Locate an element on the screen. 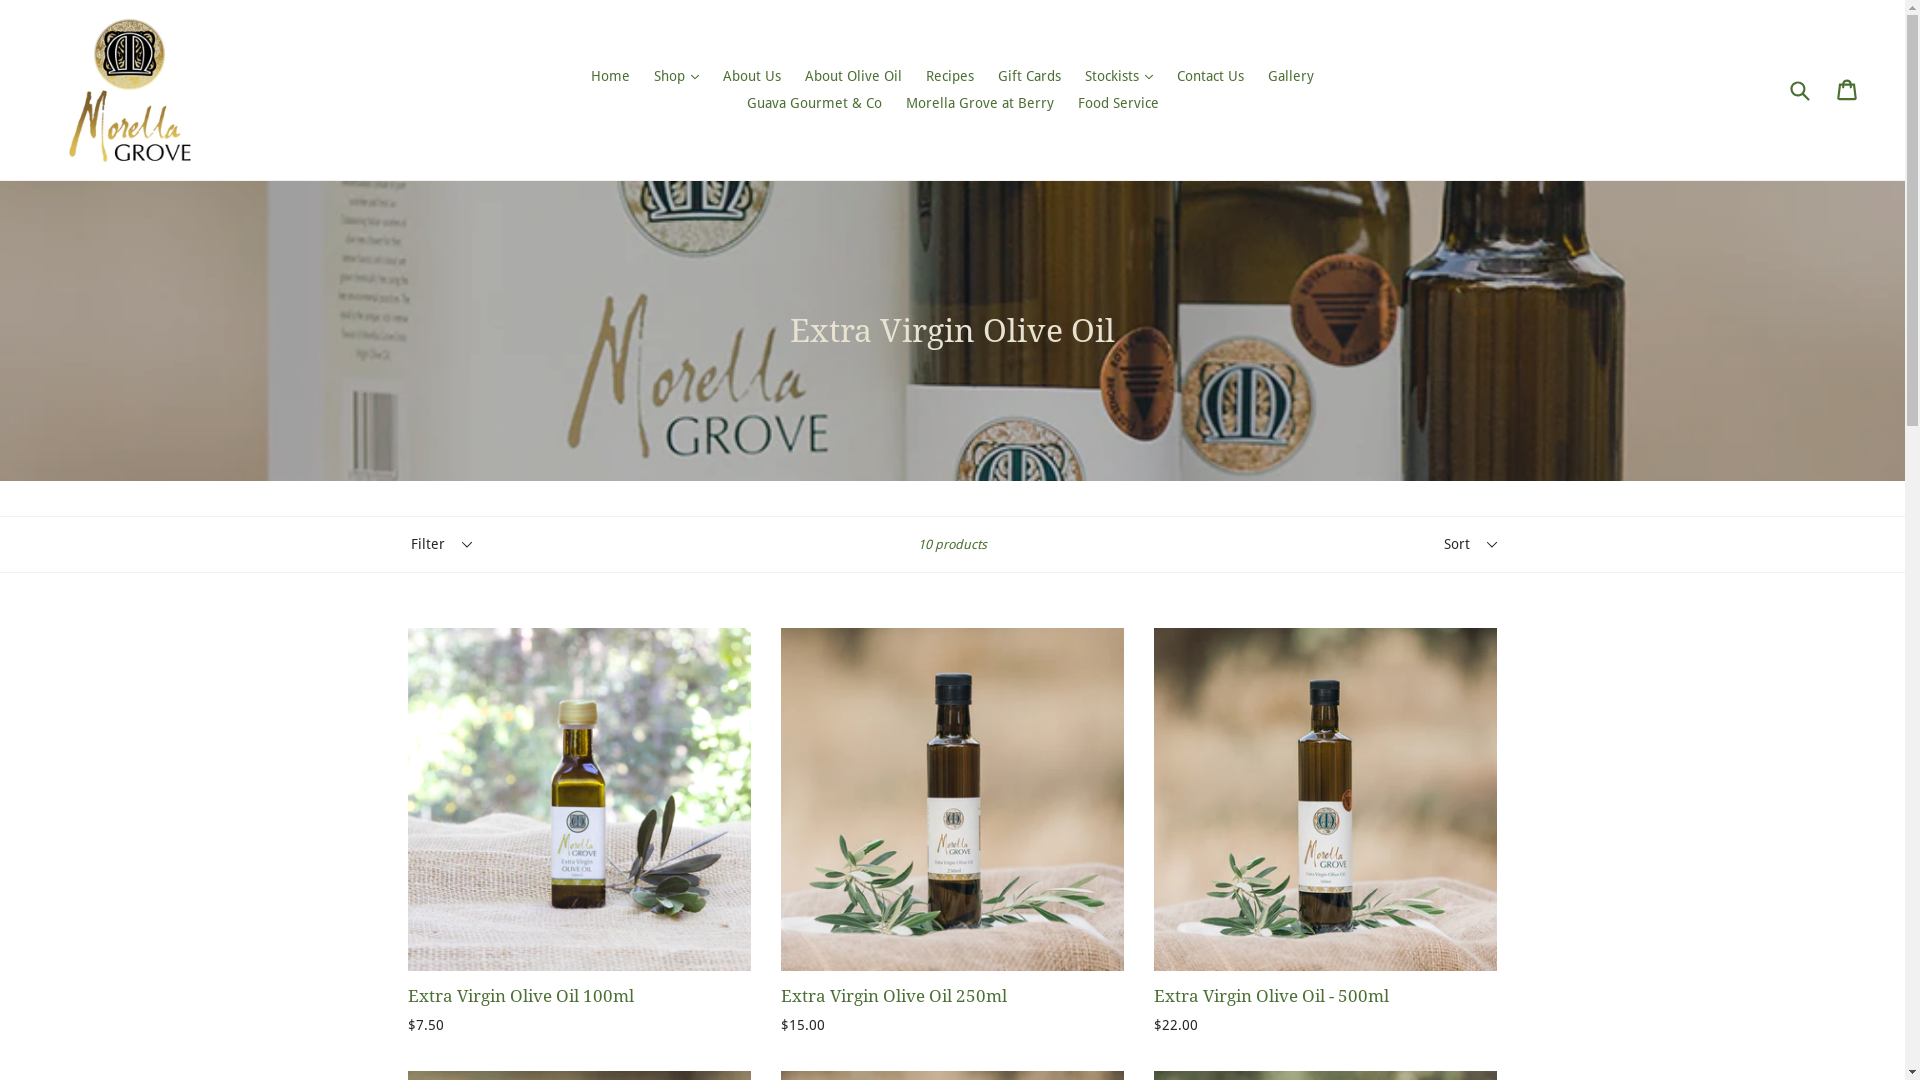  'About Us' is located at coordinates (751, 75).